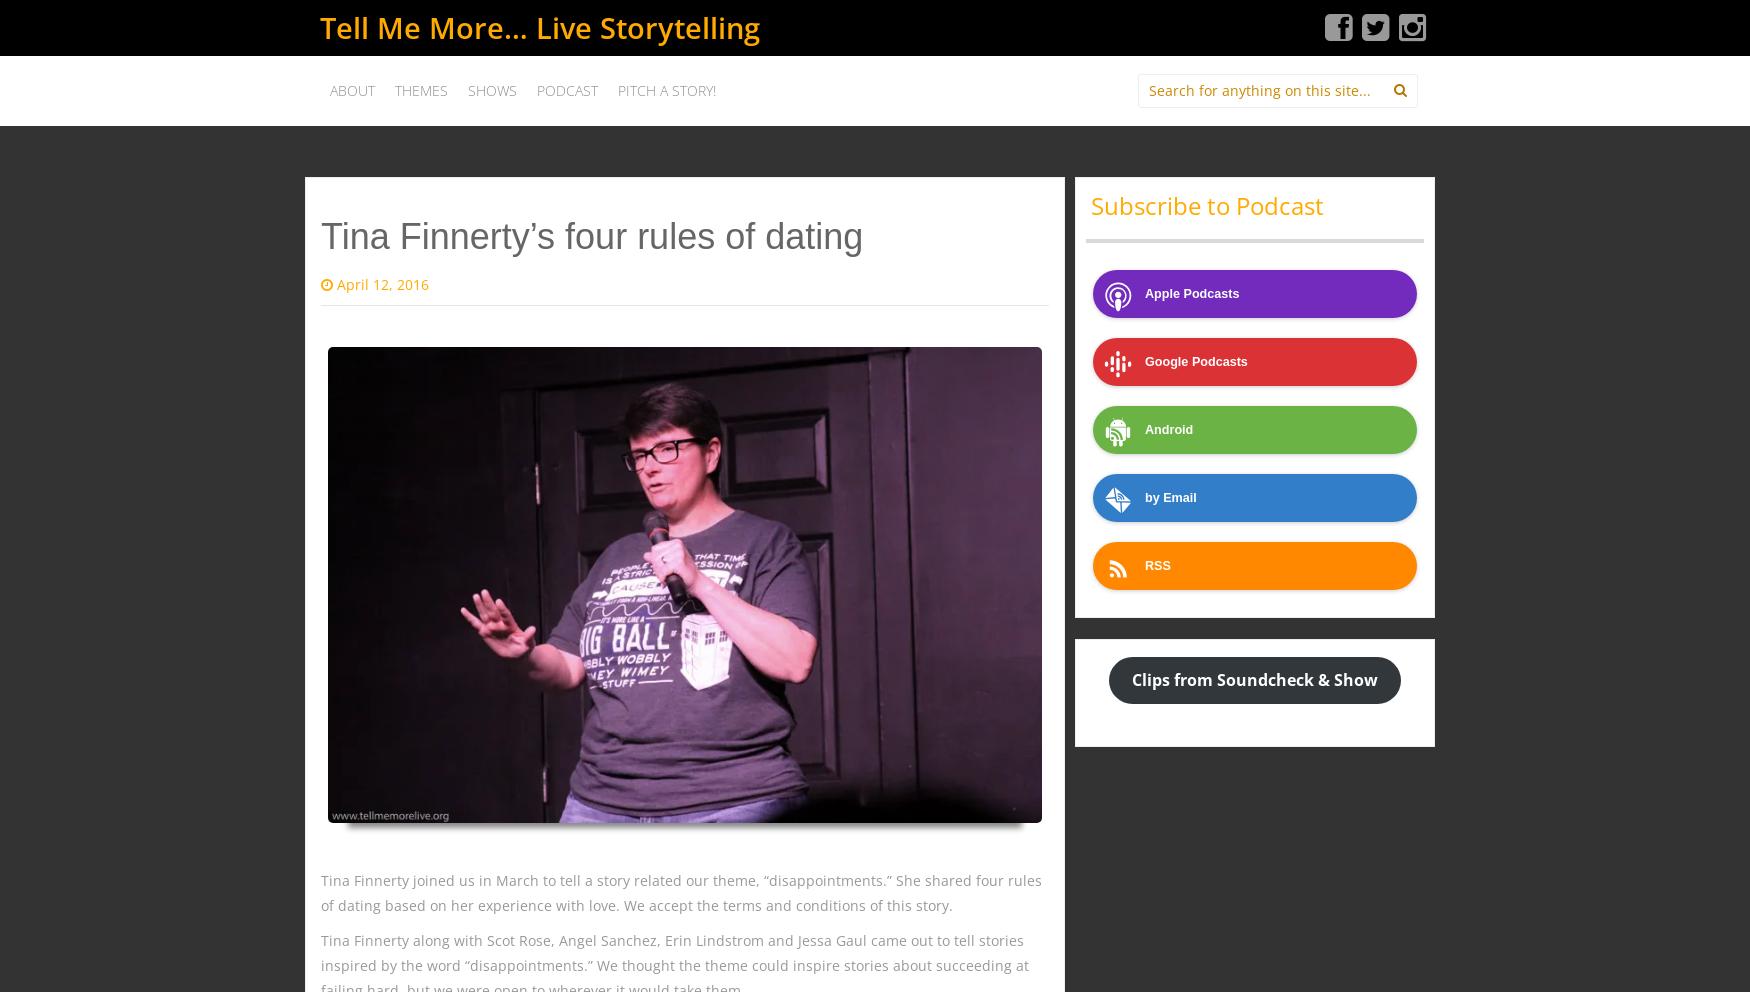  I want to click on 'by Email', so click(1169, 496).